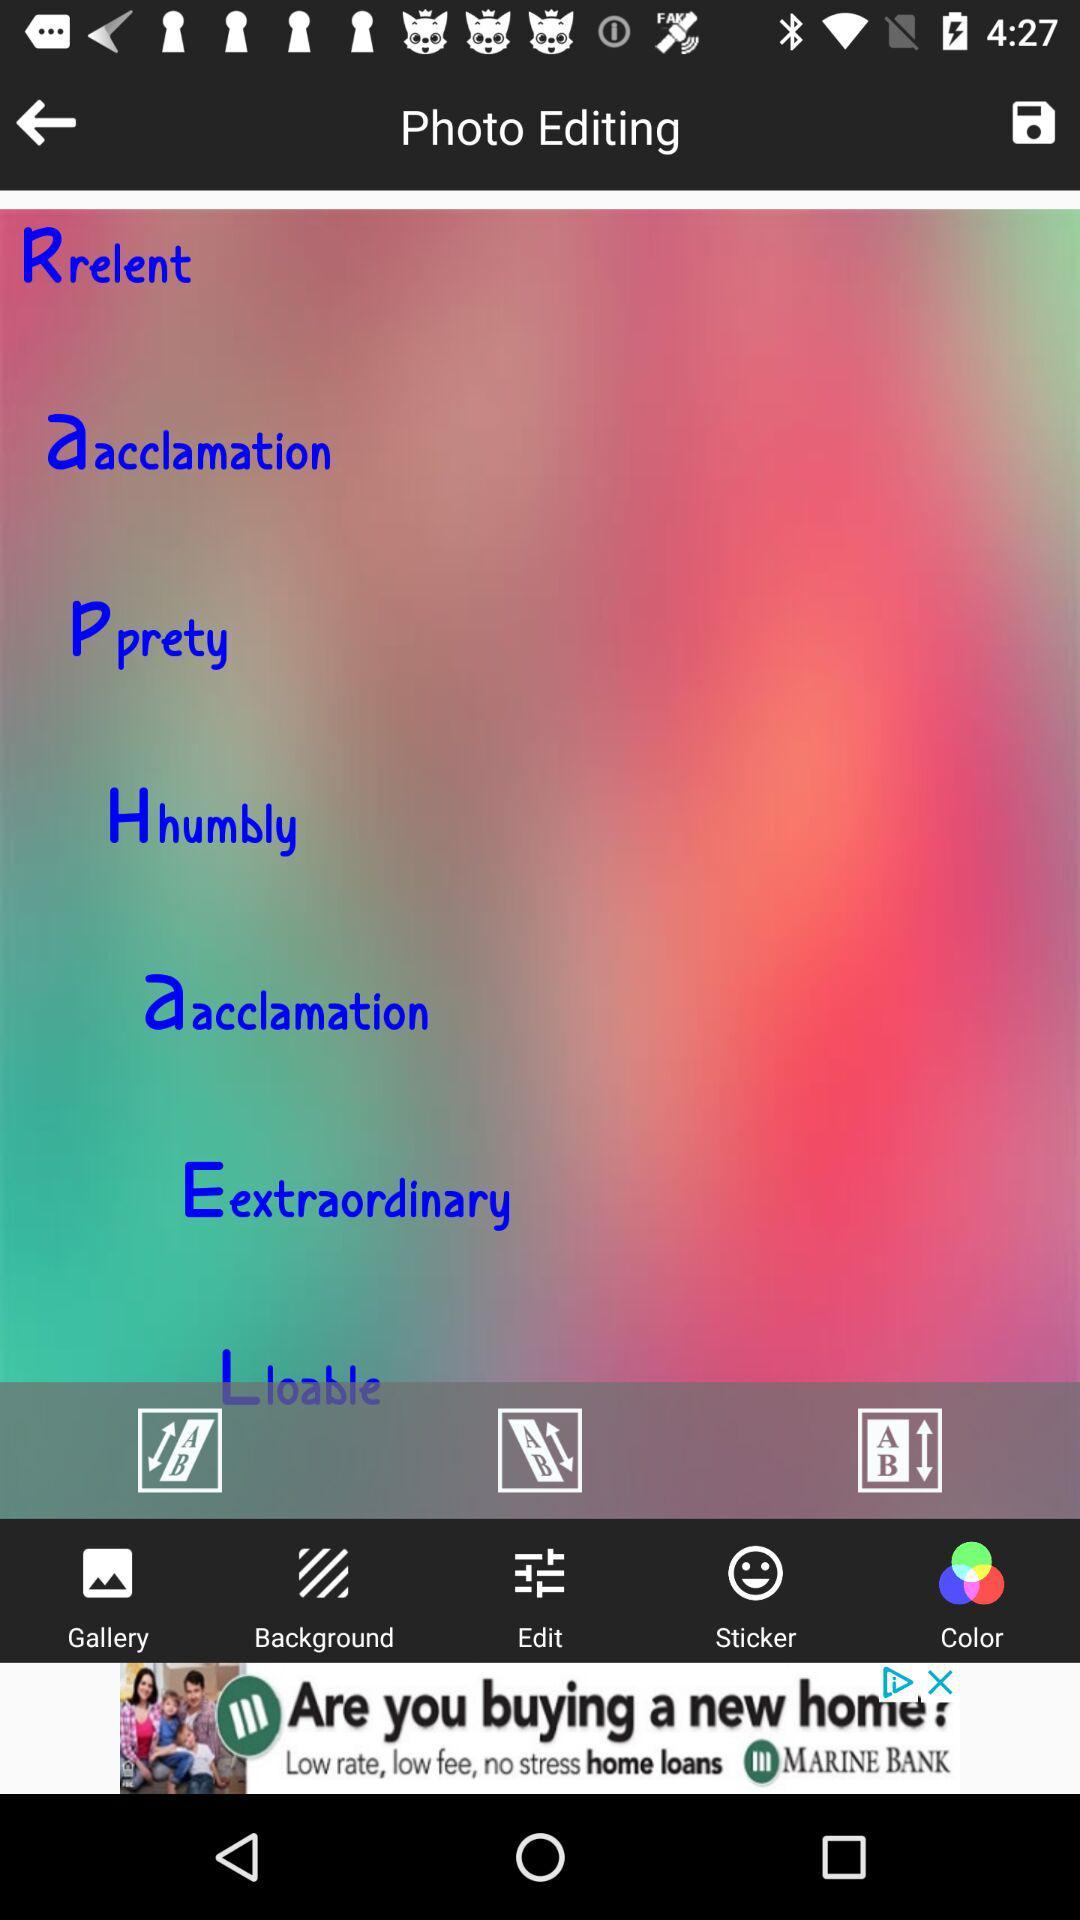 The image size is (1080, 1920). Describe the element at coordinates (538, 1572) in the screenshot. I see `edit image` at that location.